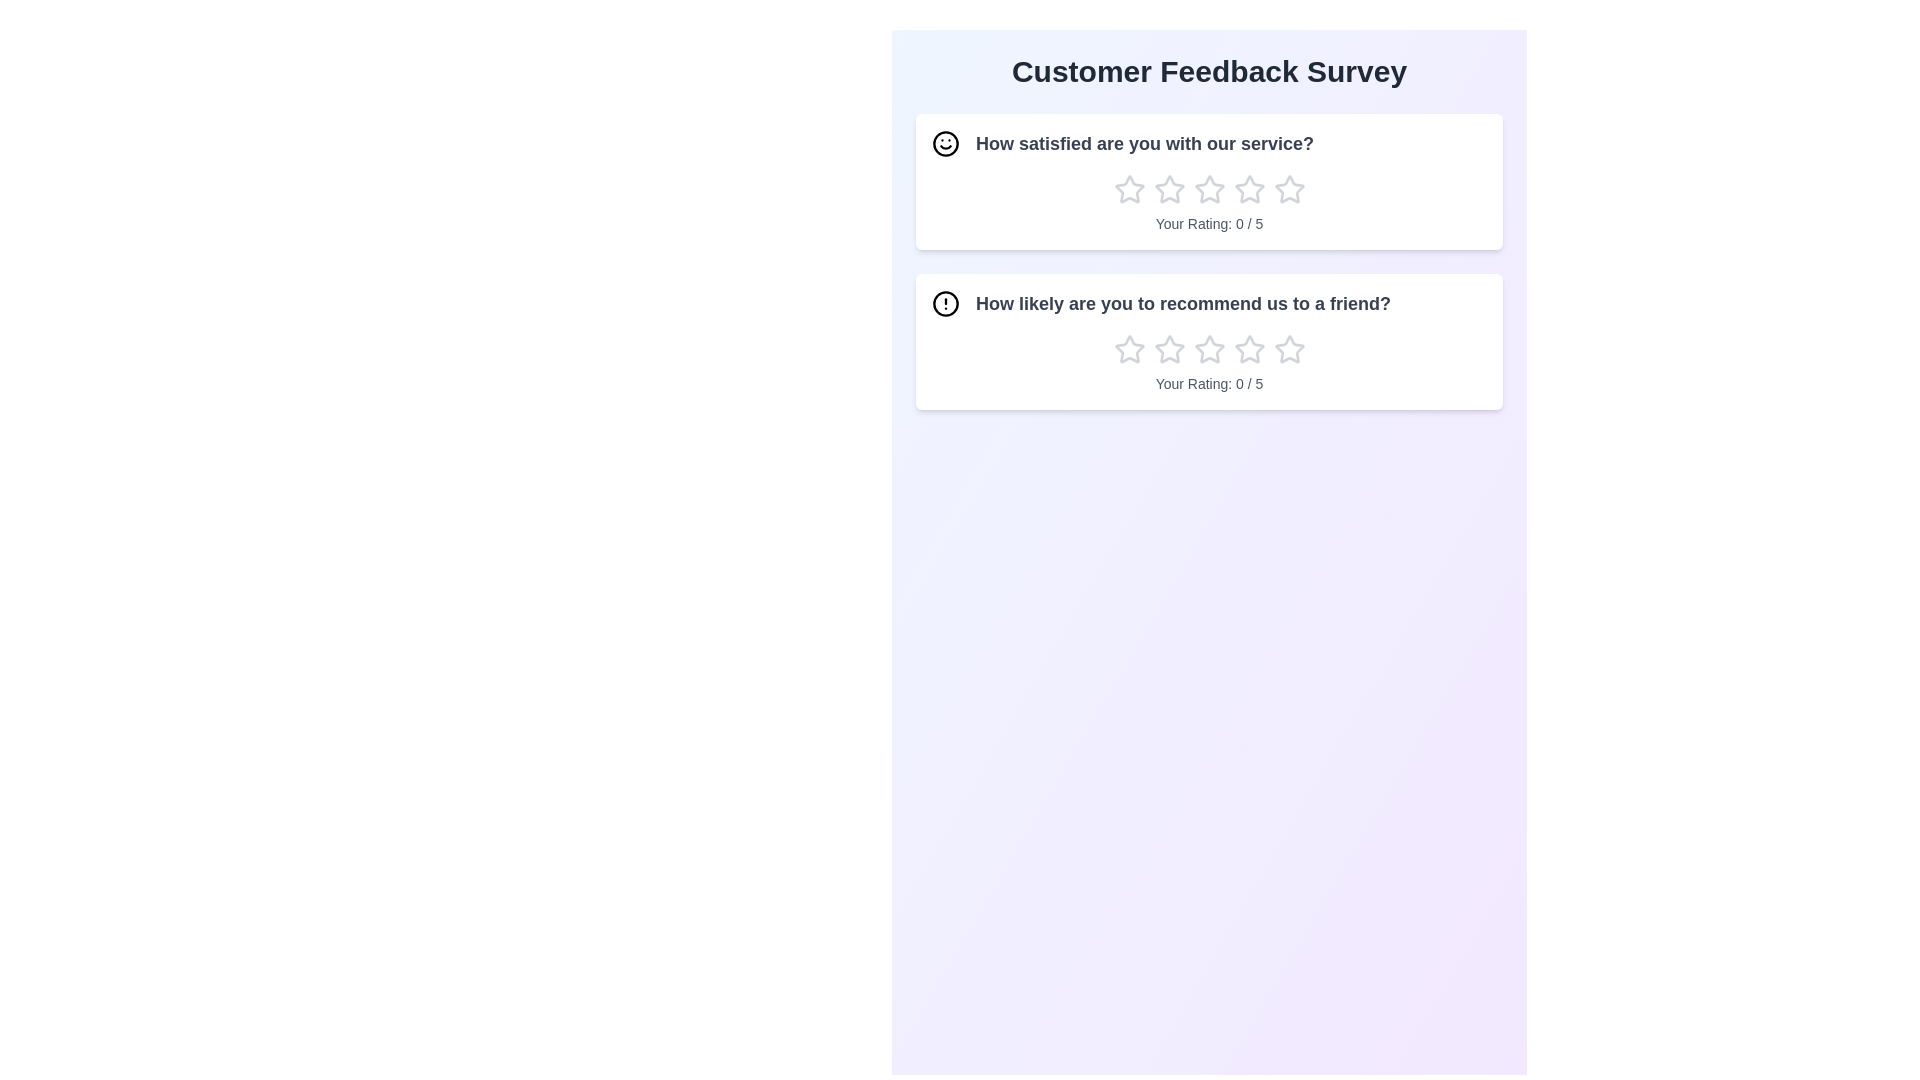 The image size is (1920, 1080). What do you see at coordinates (944, 304) in the screenshot?
I see `the icon associated with the question 'How likely are you to recommend us to a friend?'` at bounding box center [944, 304].